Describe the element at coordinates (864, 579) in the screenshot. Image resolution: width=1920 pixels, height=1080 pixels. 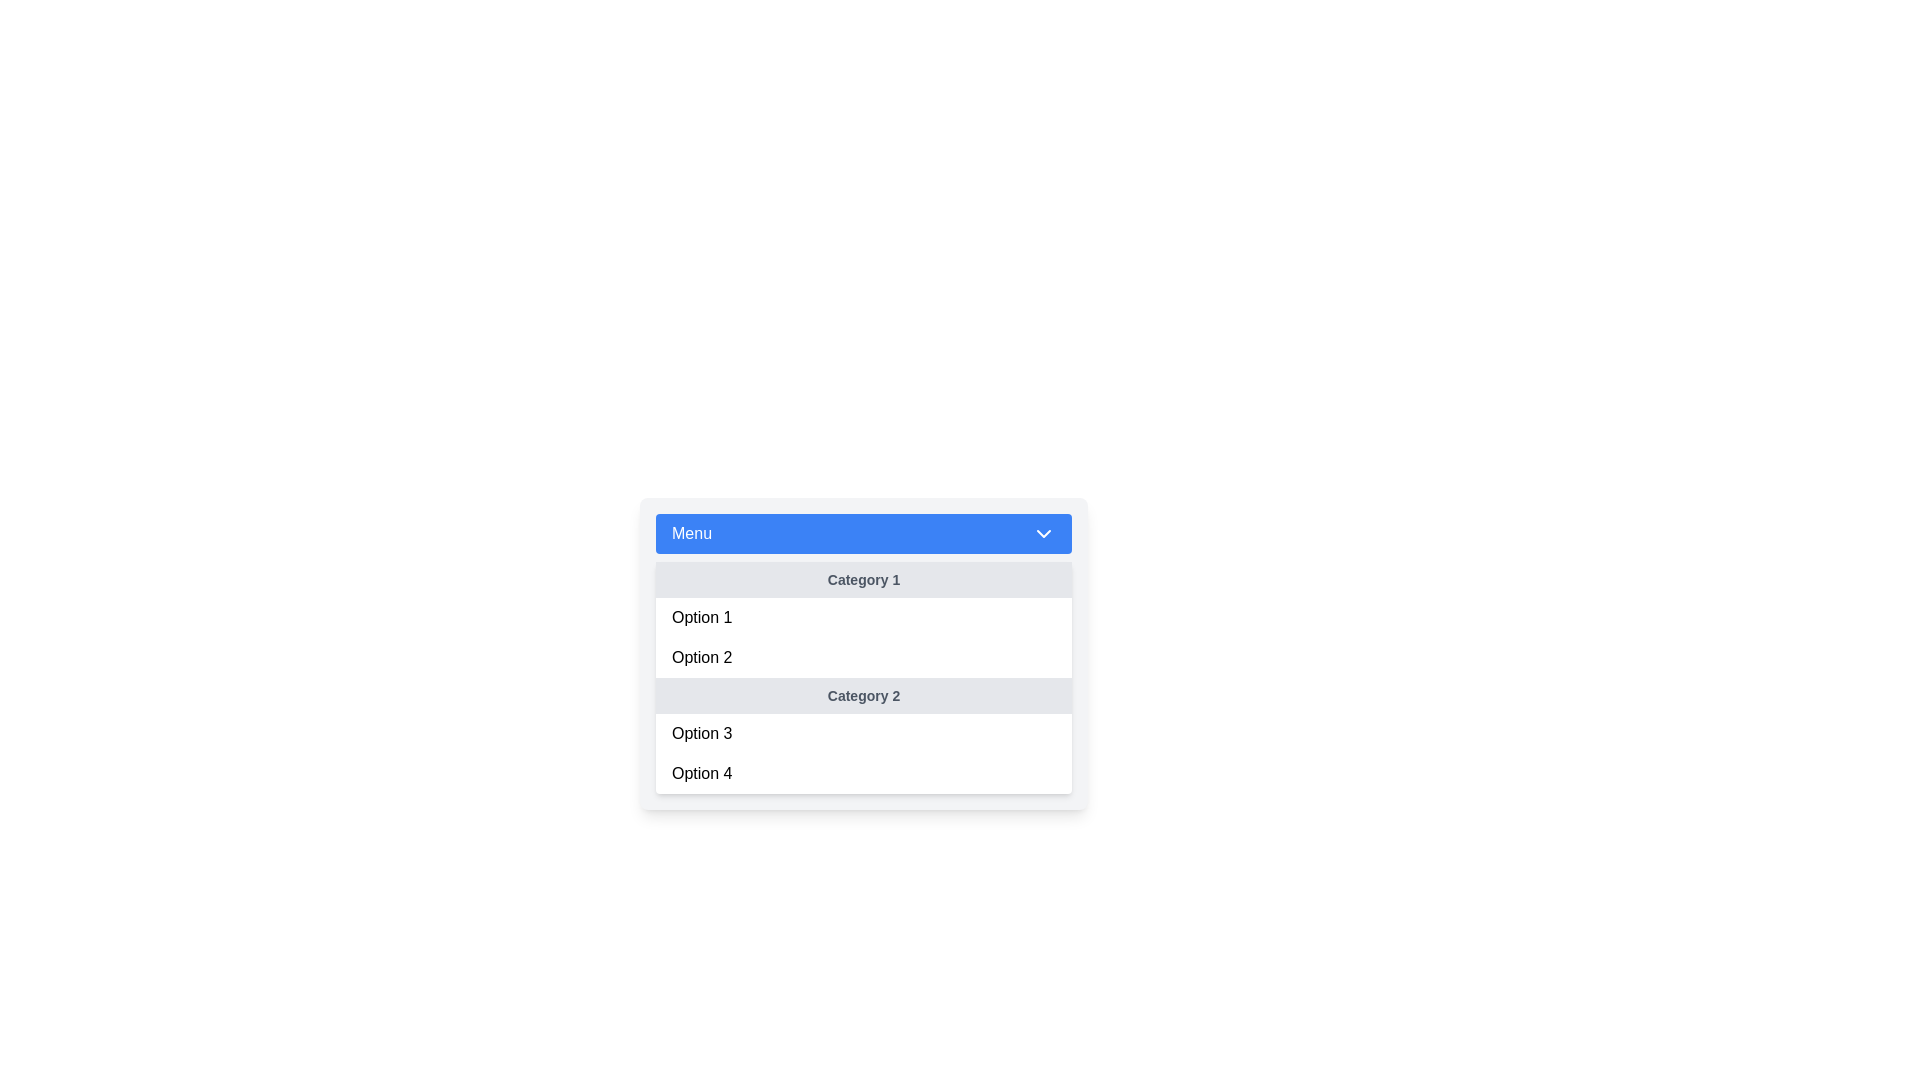
I see `the text label displaying 'Category 1' with a medium font weight and light gray background, located at the top of the dropdown menu` at that location.